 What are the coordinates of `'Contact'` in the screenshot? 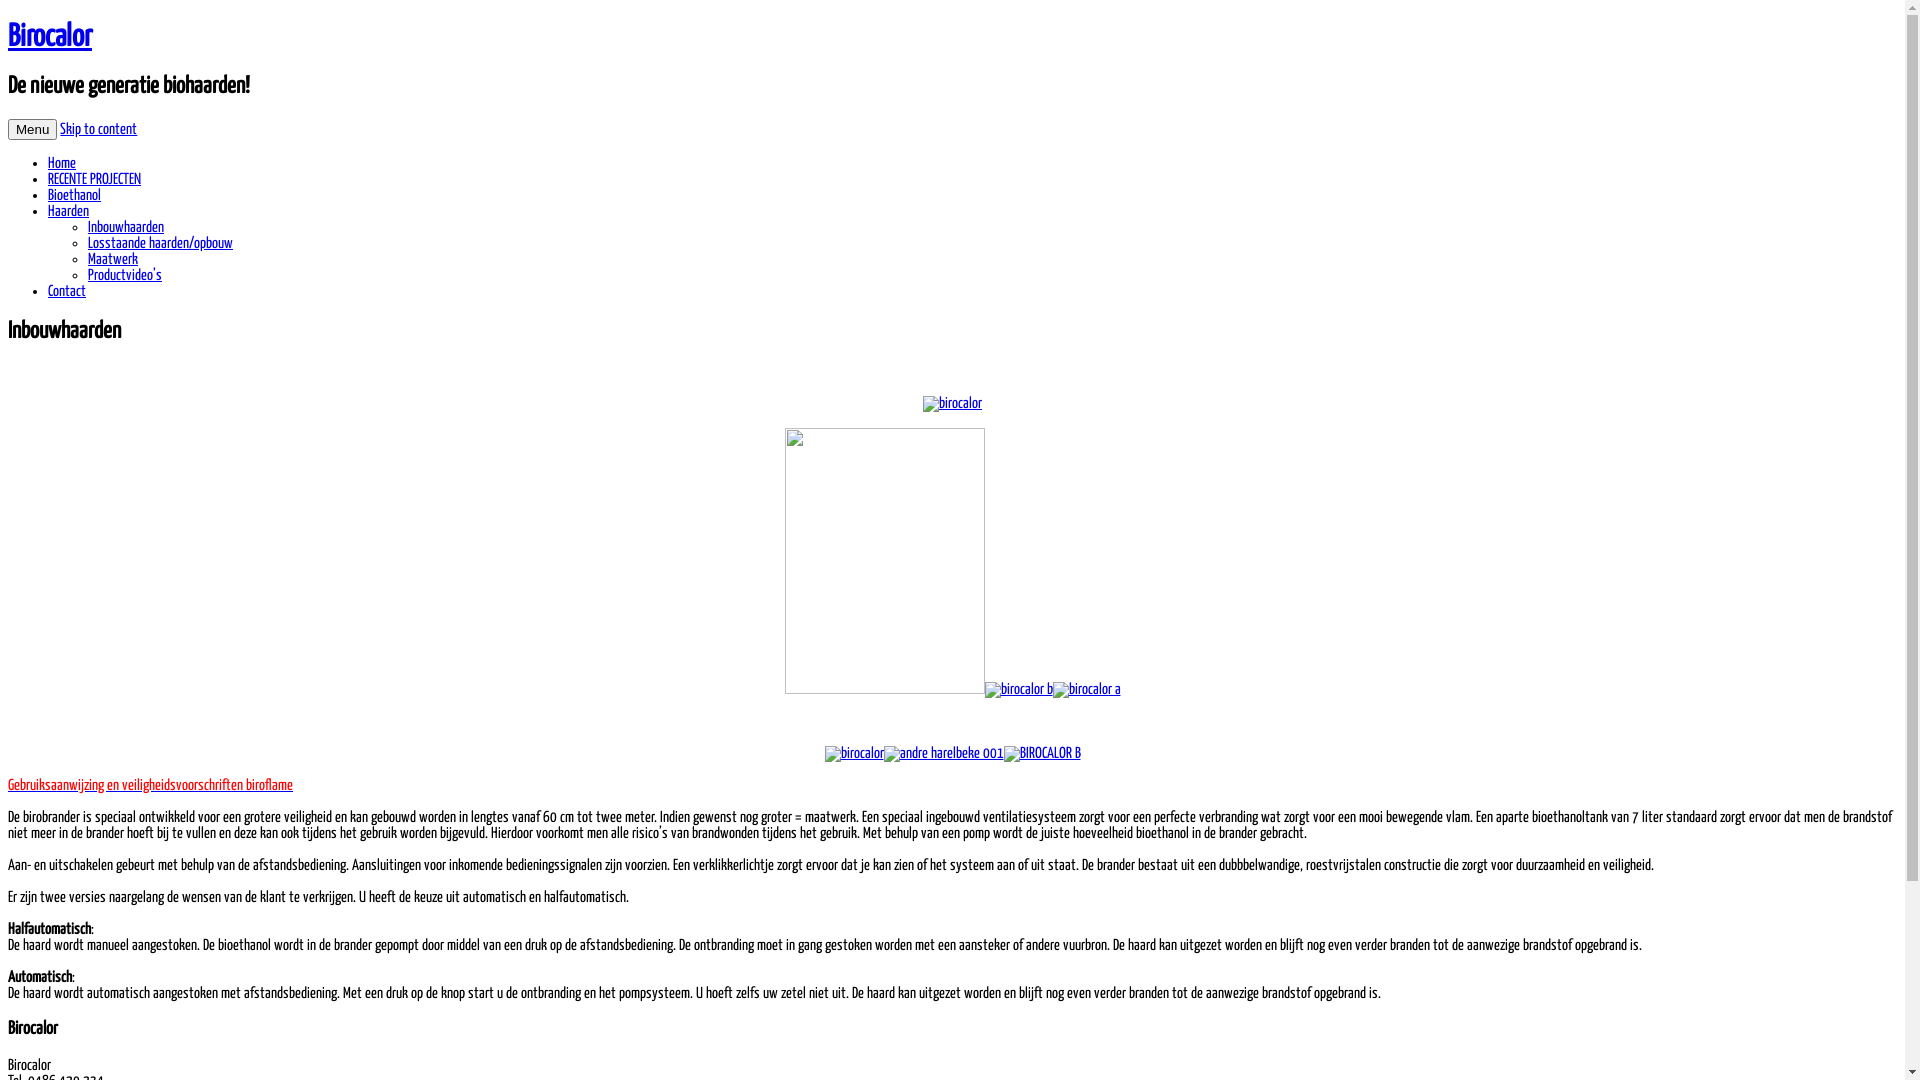 It's located at (67, 291).